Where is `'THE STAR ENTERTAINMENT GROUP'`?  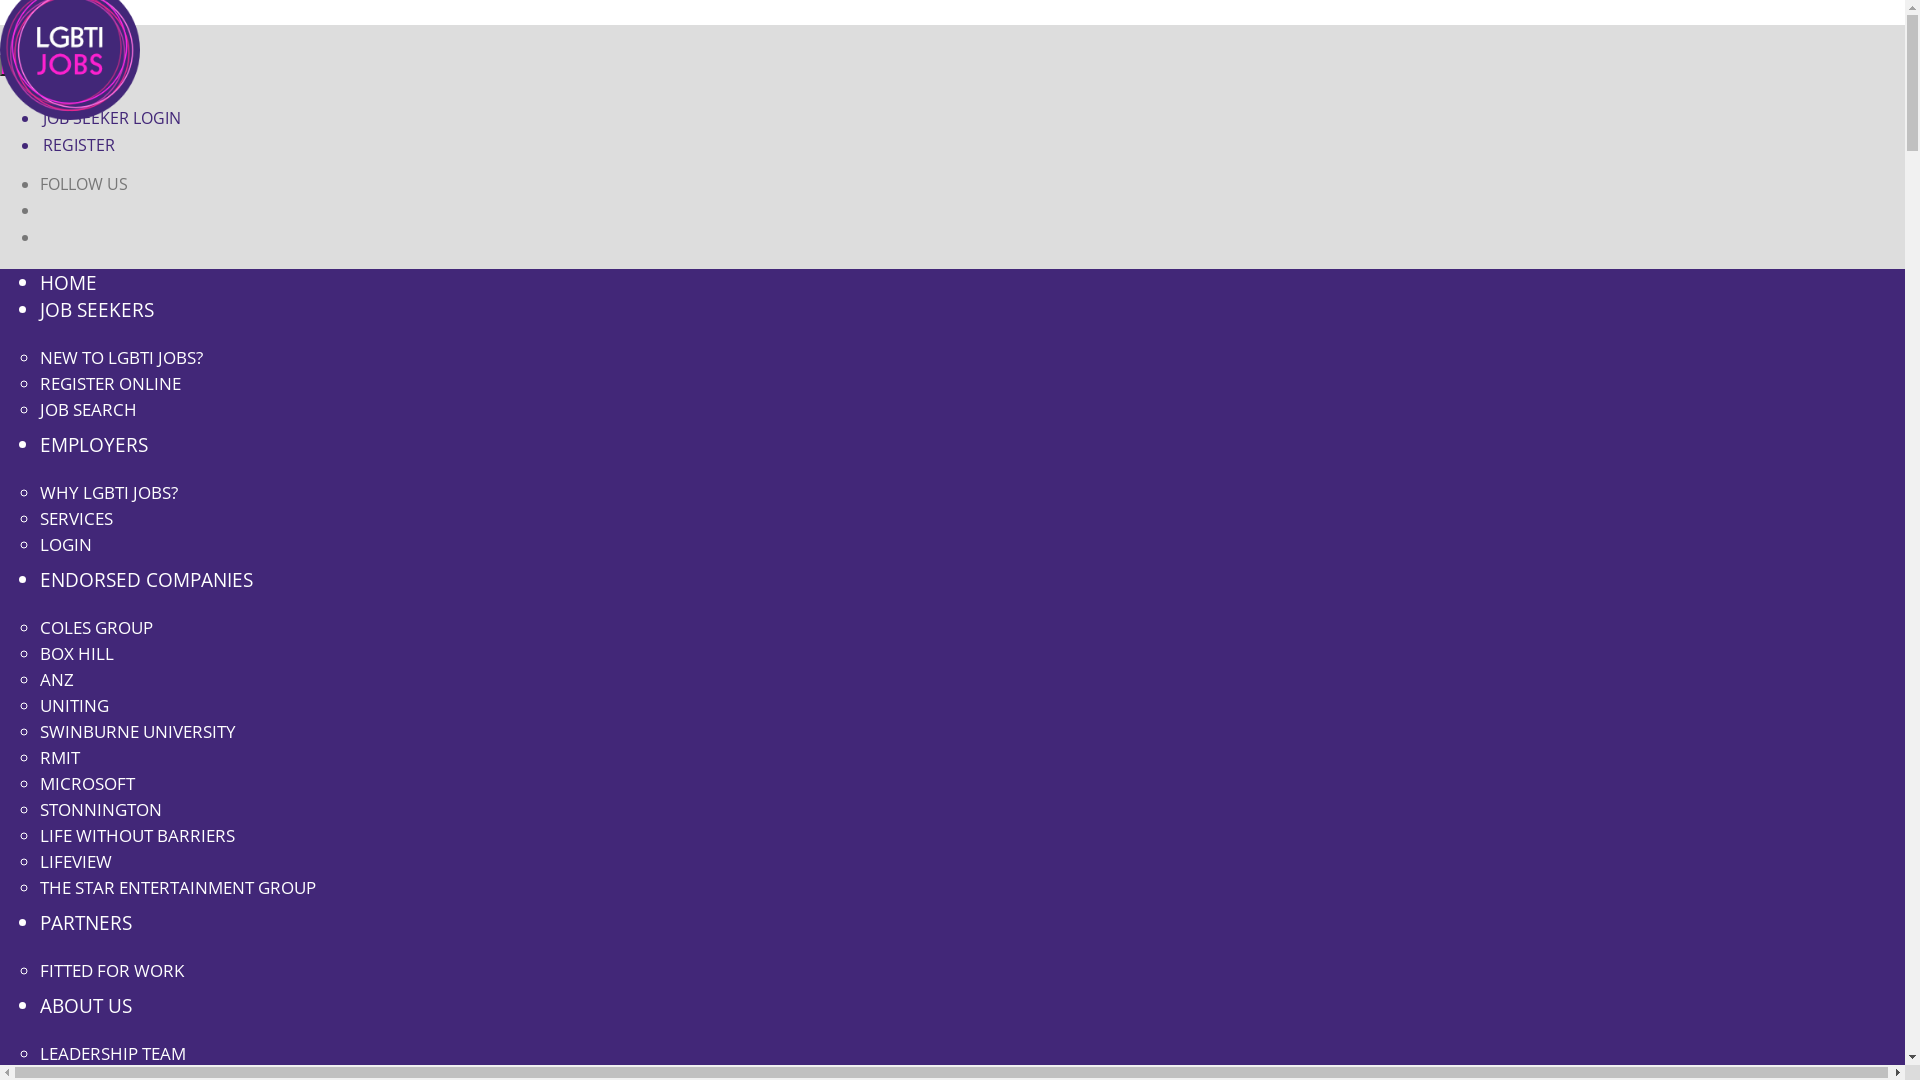
'THE STAR ENTERTAINMENT GROUP' is located at coordinates (177, 886).